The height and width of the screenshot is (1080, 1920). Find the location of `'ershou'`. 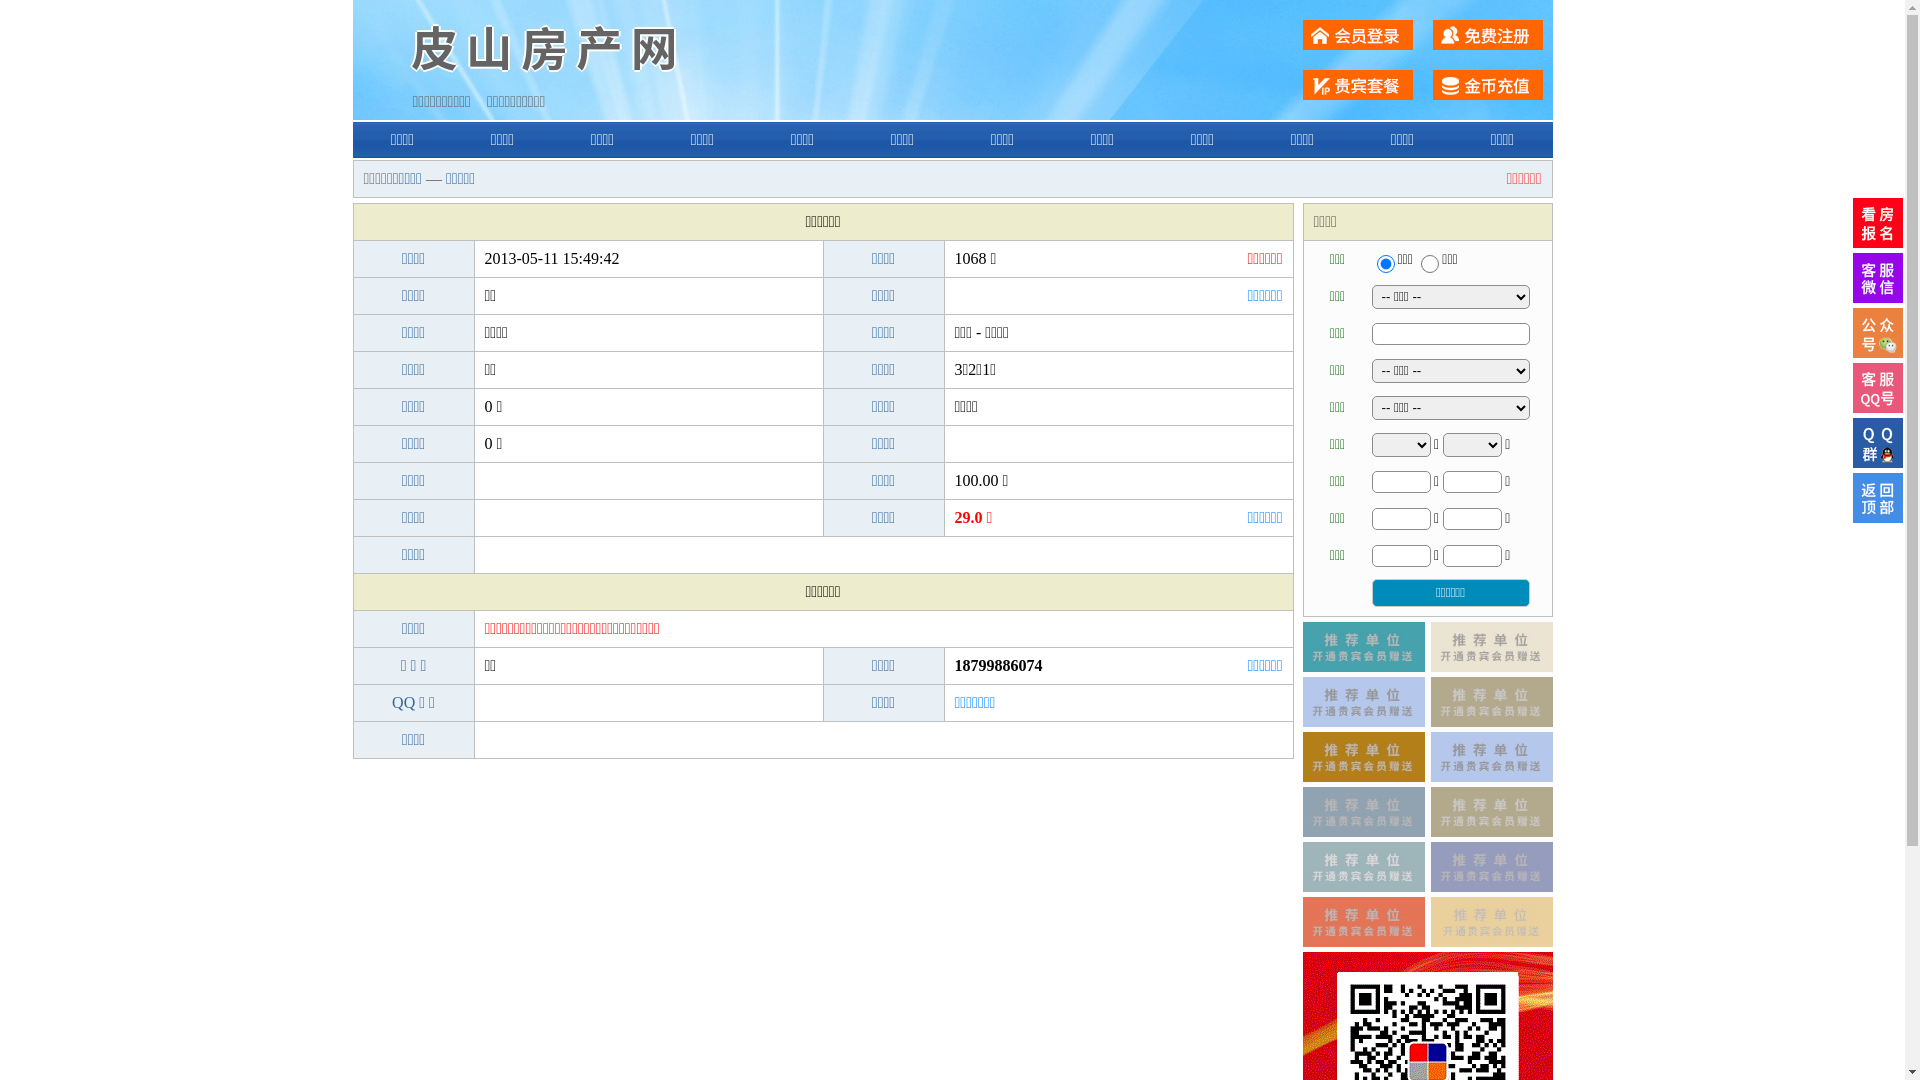

'ershou' is located at coordinates (1384, 262).